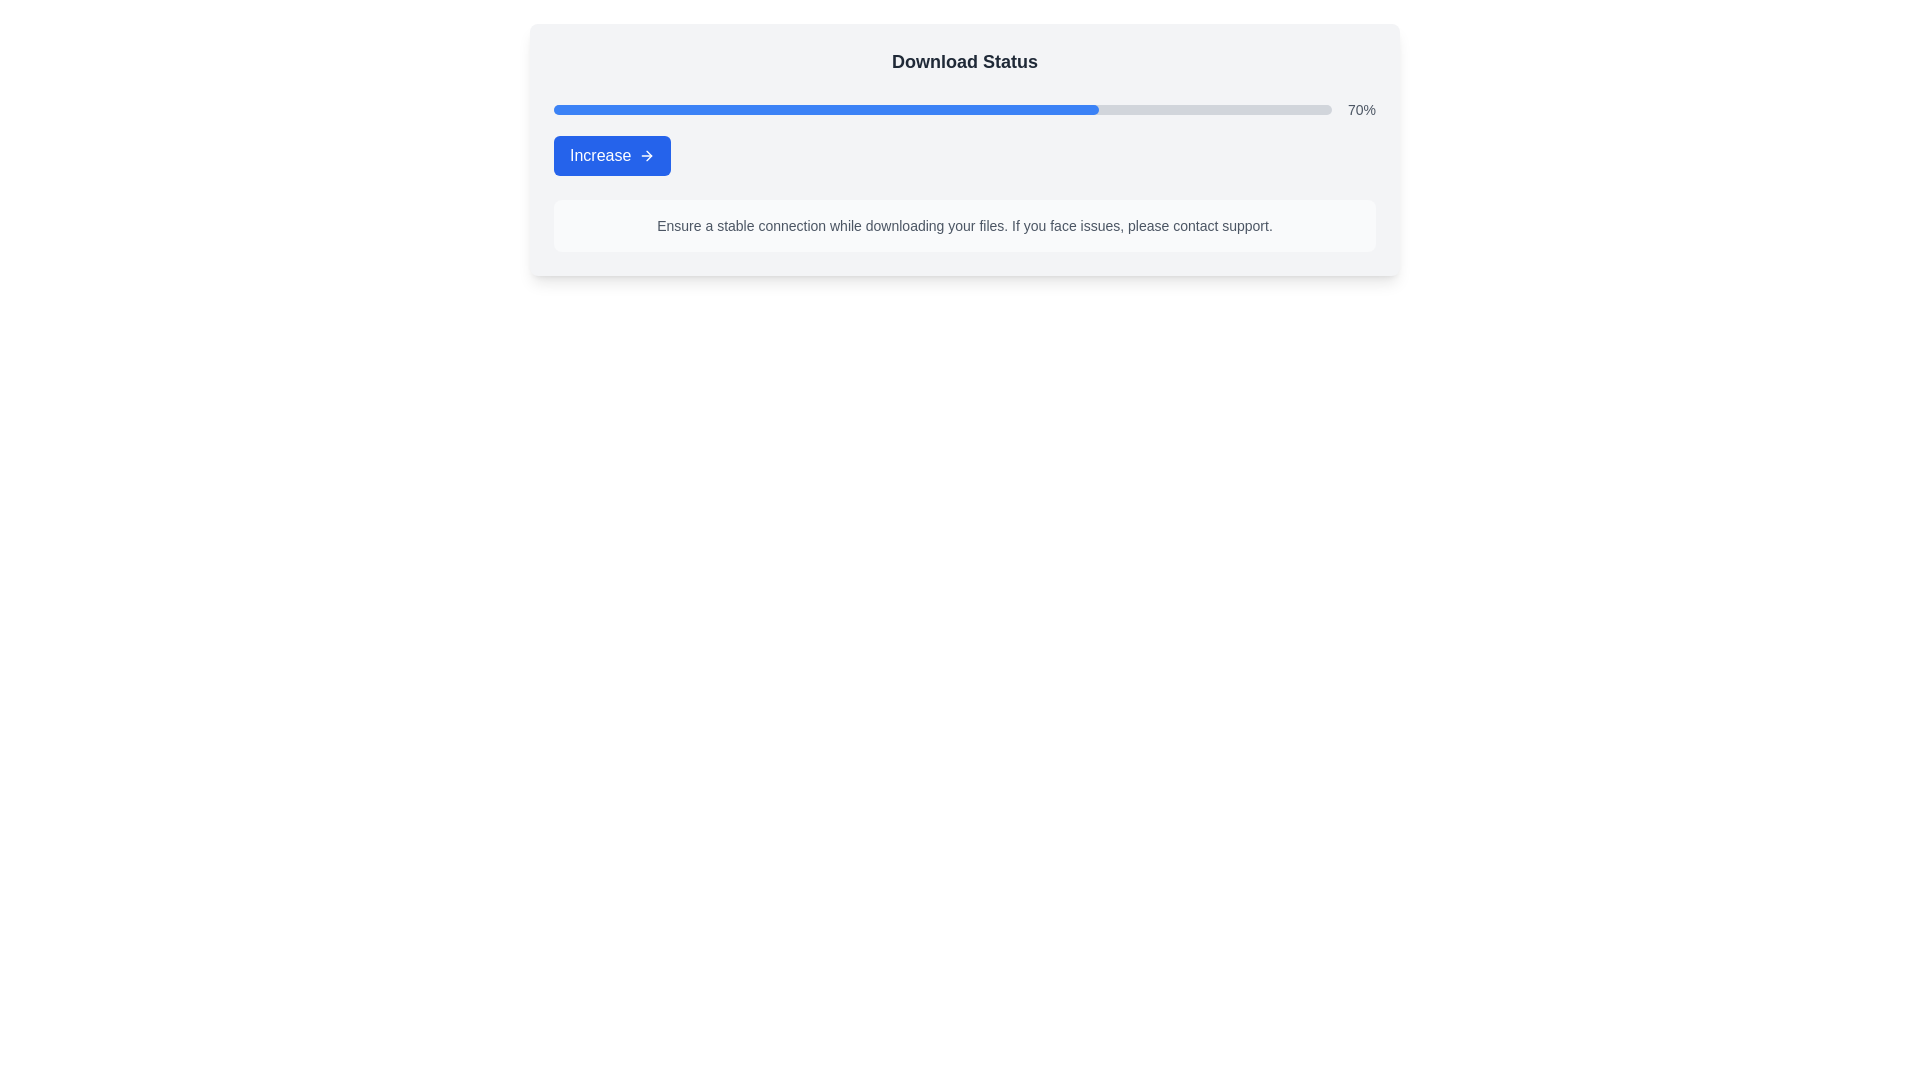  Describe the element at coordinates (964, 137) in the screenshot. I see `progress information from the Composite component indicating download progress at 70% within the 'Download Status' card` at that location.